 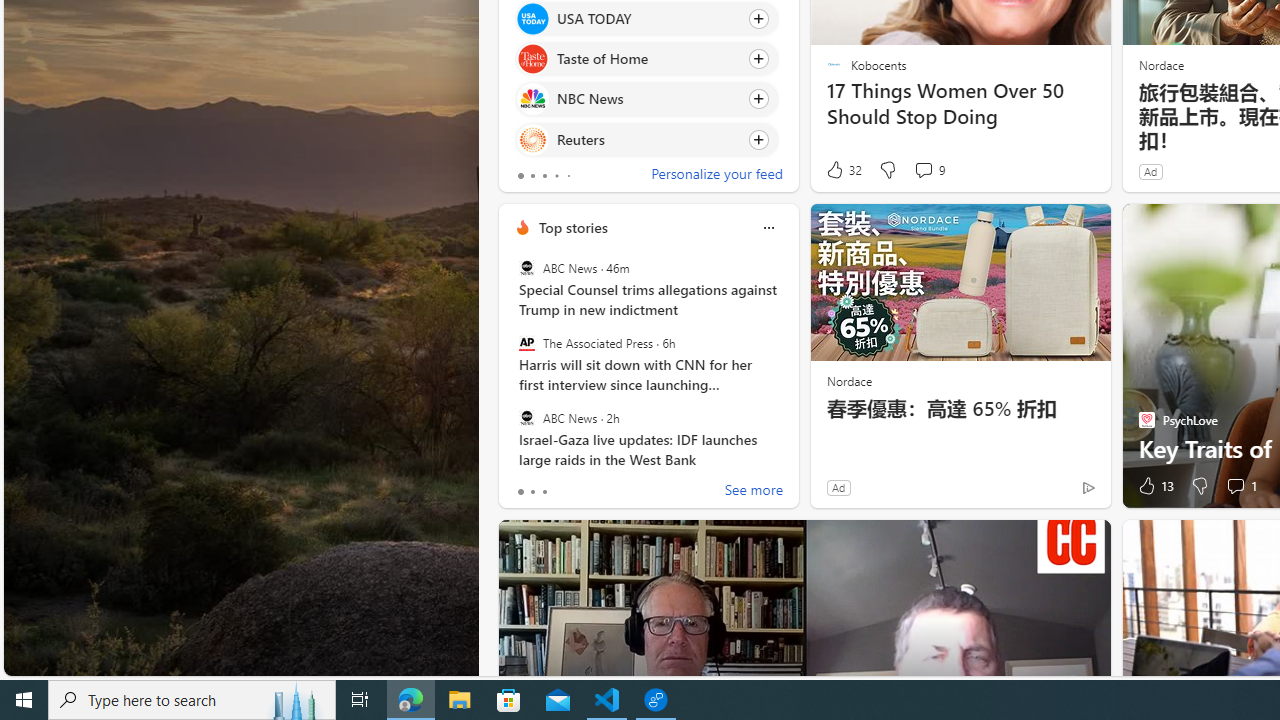 What do you see at coordinates (567, 175) in the screenshot?
I see `'tab-4'` at bounding box center [567, 175].